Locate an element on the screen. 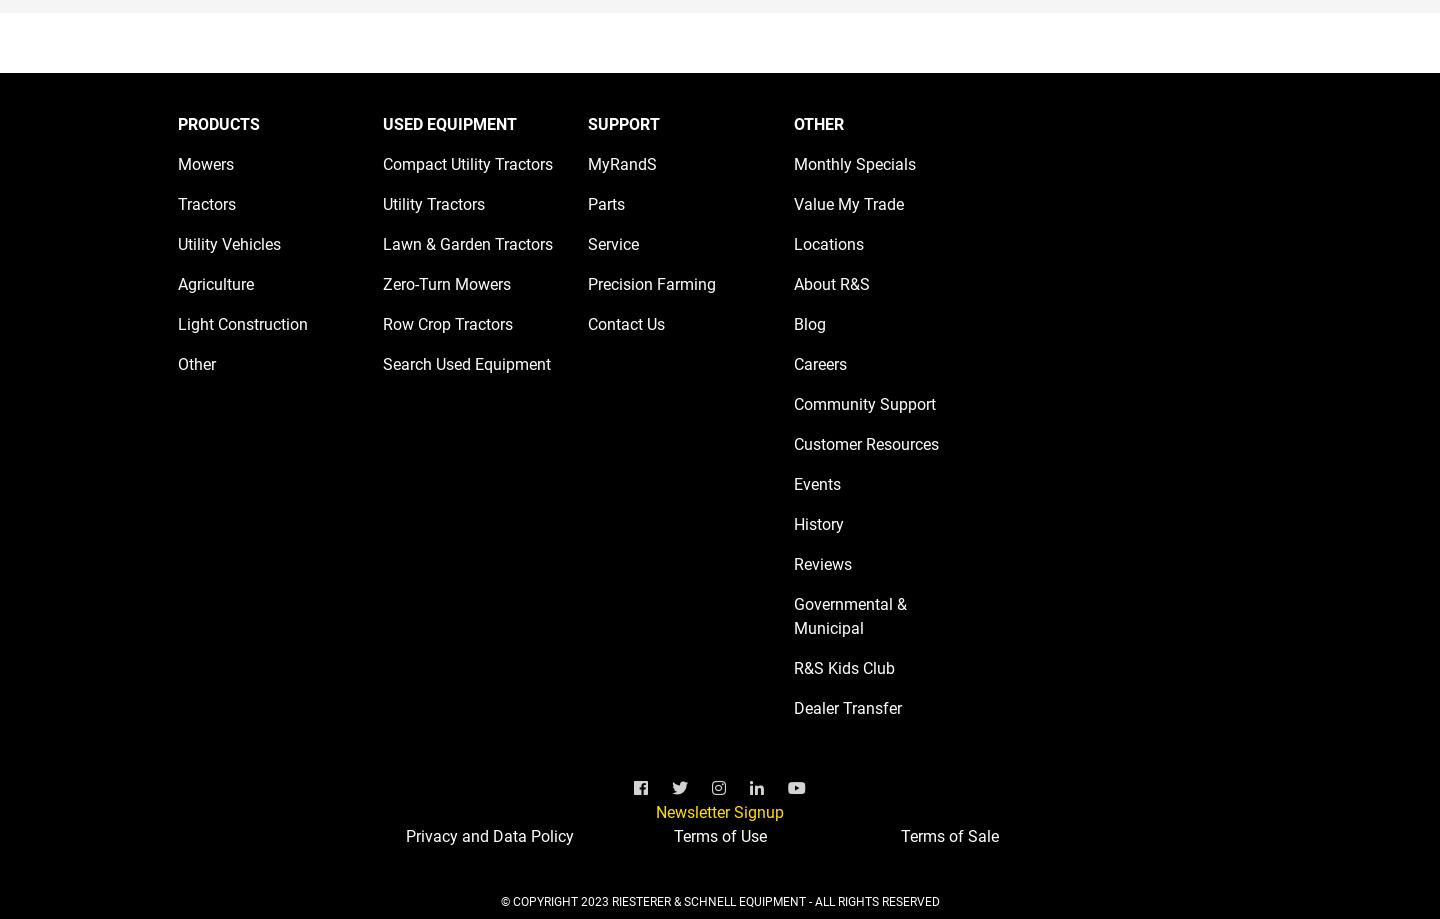 The width and height of the screenshot is (1440, 919). 'Light Construction' is located at coordinates (241, 323).